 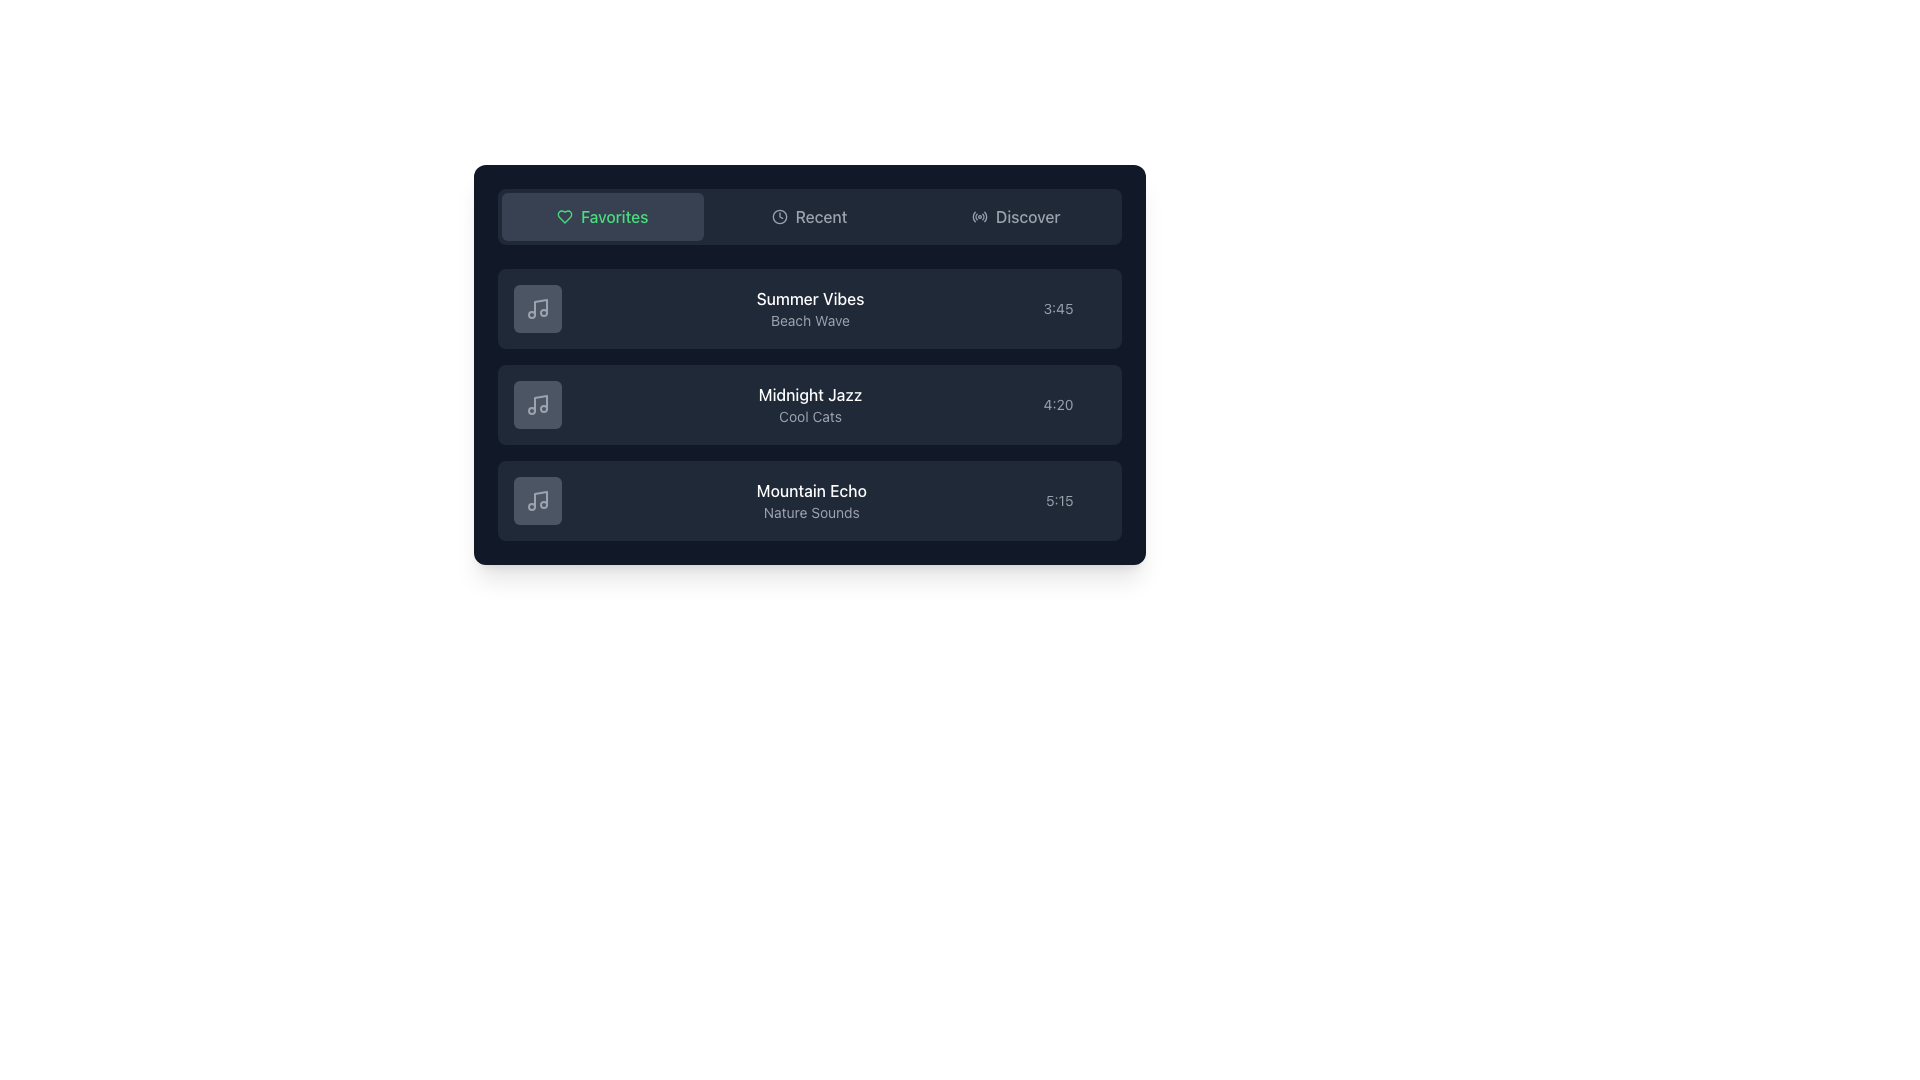 I want to click on the 'Discover' icon located in the top navigation bar, positioned to the left of the text 'Discover', so click(x=979, y=216).